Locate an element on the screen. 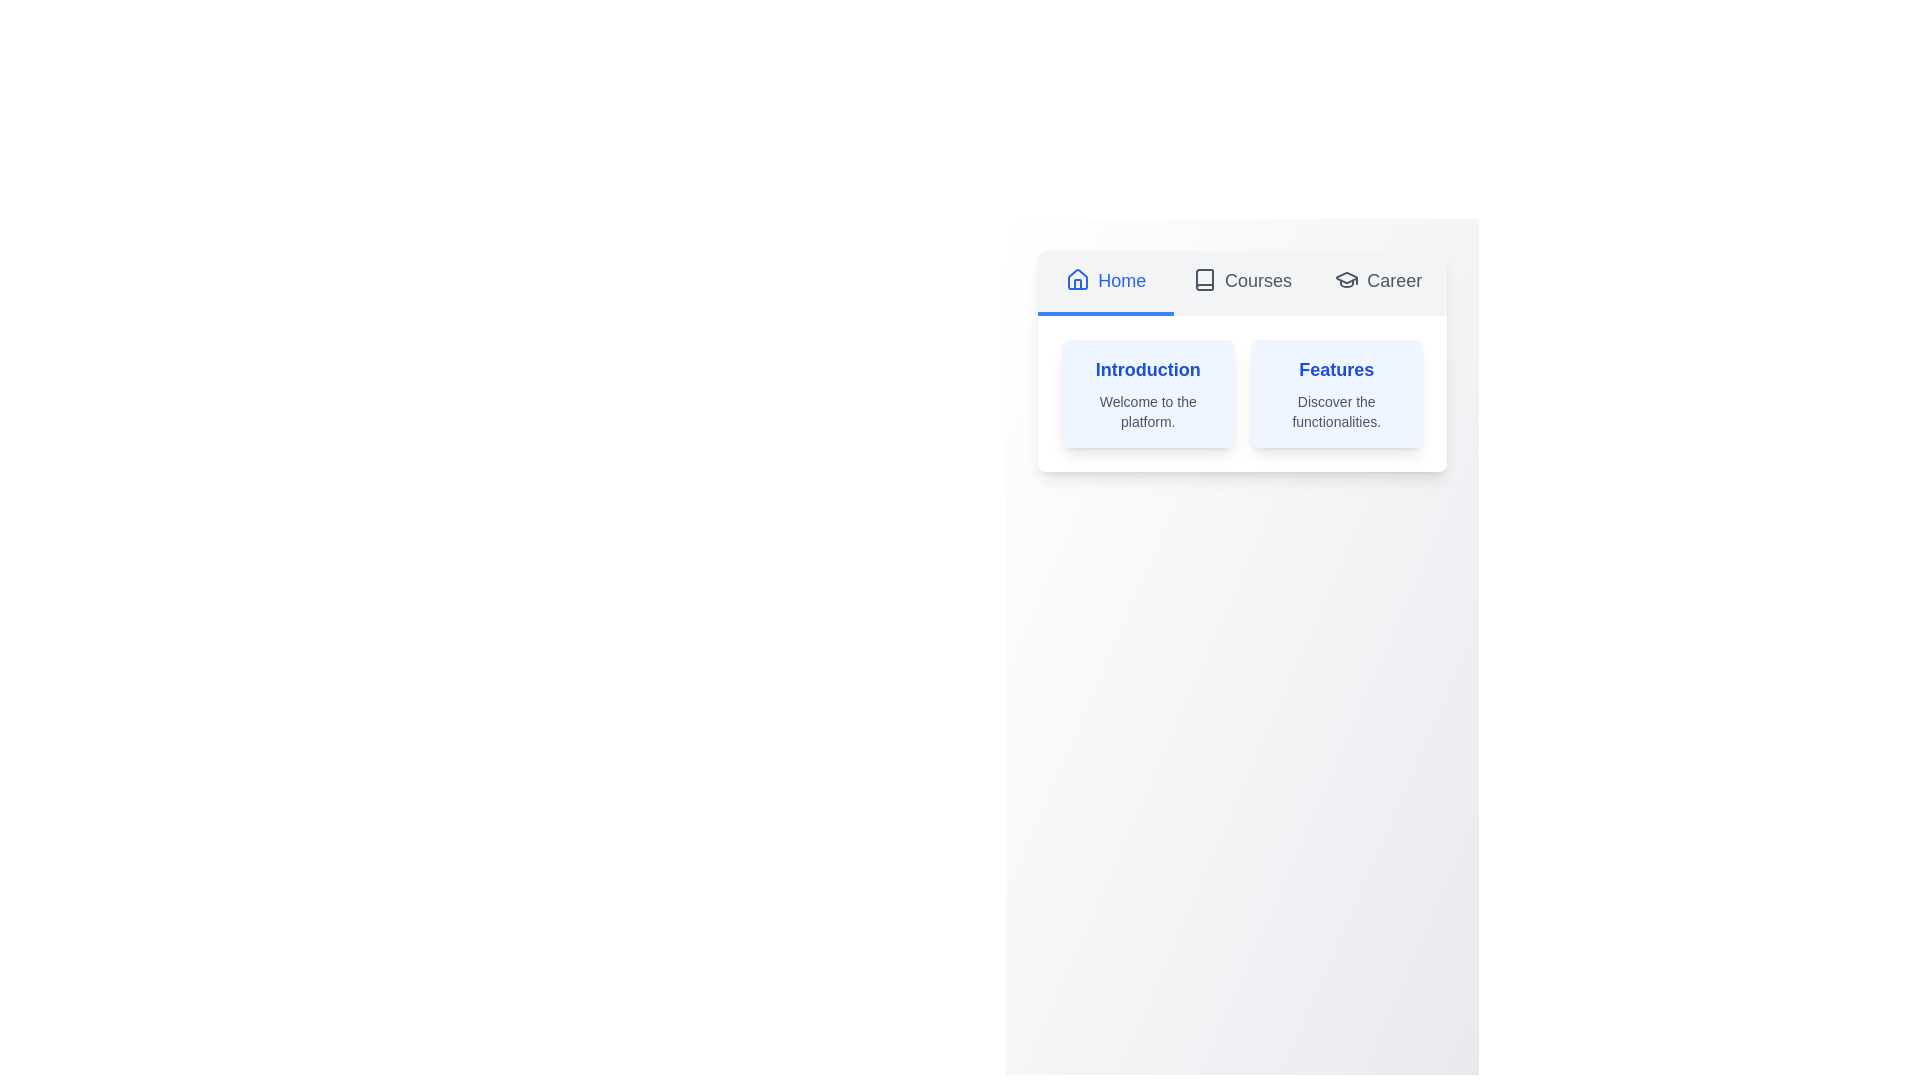 This screenshot has height=1080, width=1920. the 'Career' button-like text navigation link with a graduation cap icon is located at coordinates (1377, 283).